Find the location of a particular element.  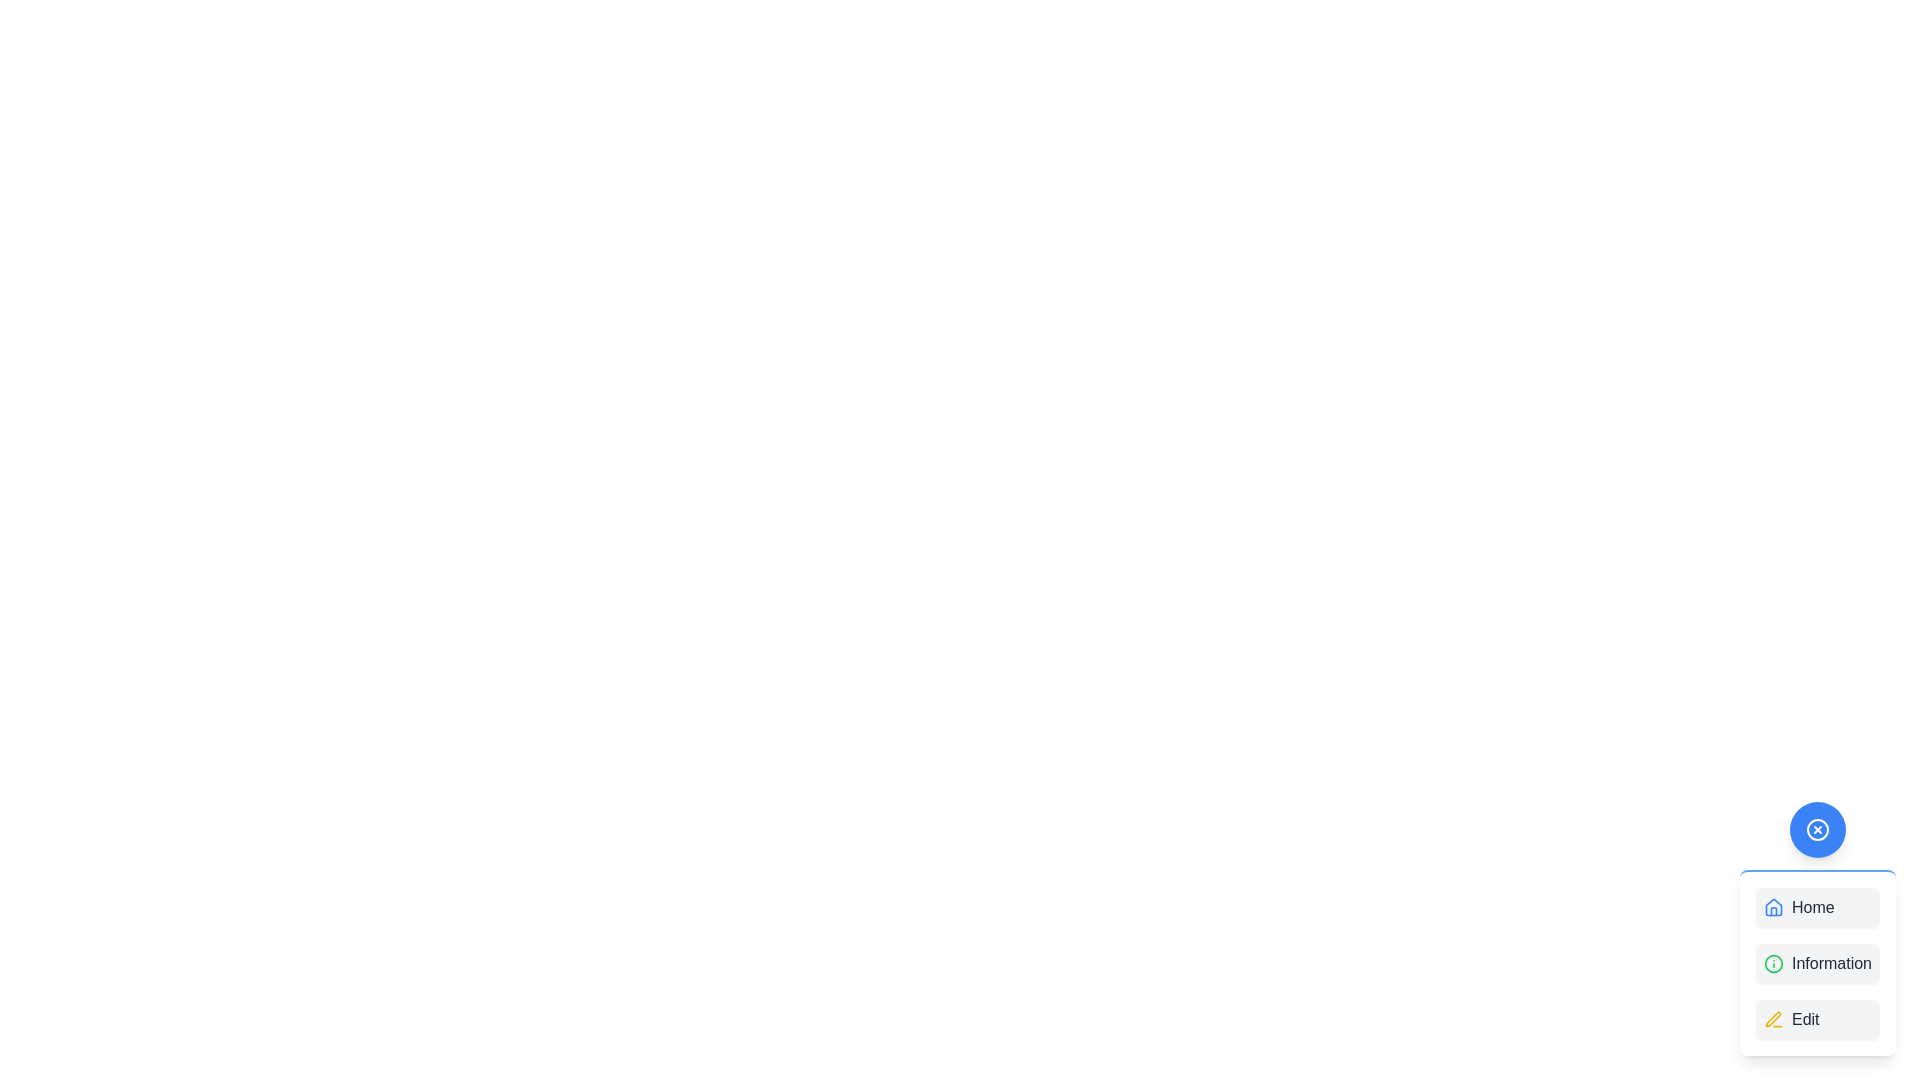

the close or delete icon located inside the rounded blue button at the top-right of the vertical menu is located at coordinates (1818, 829).